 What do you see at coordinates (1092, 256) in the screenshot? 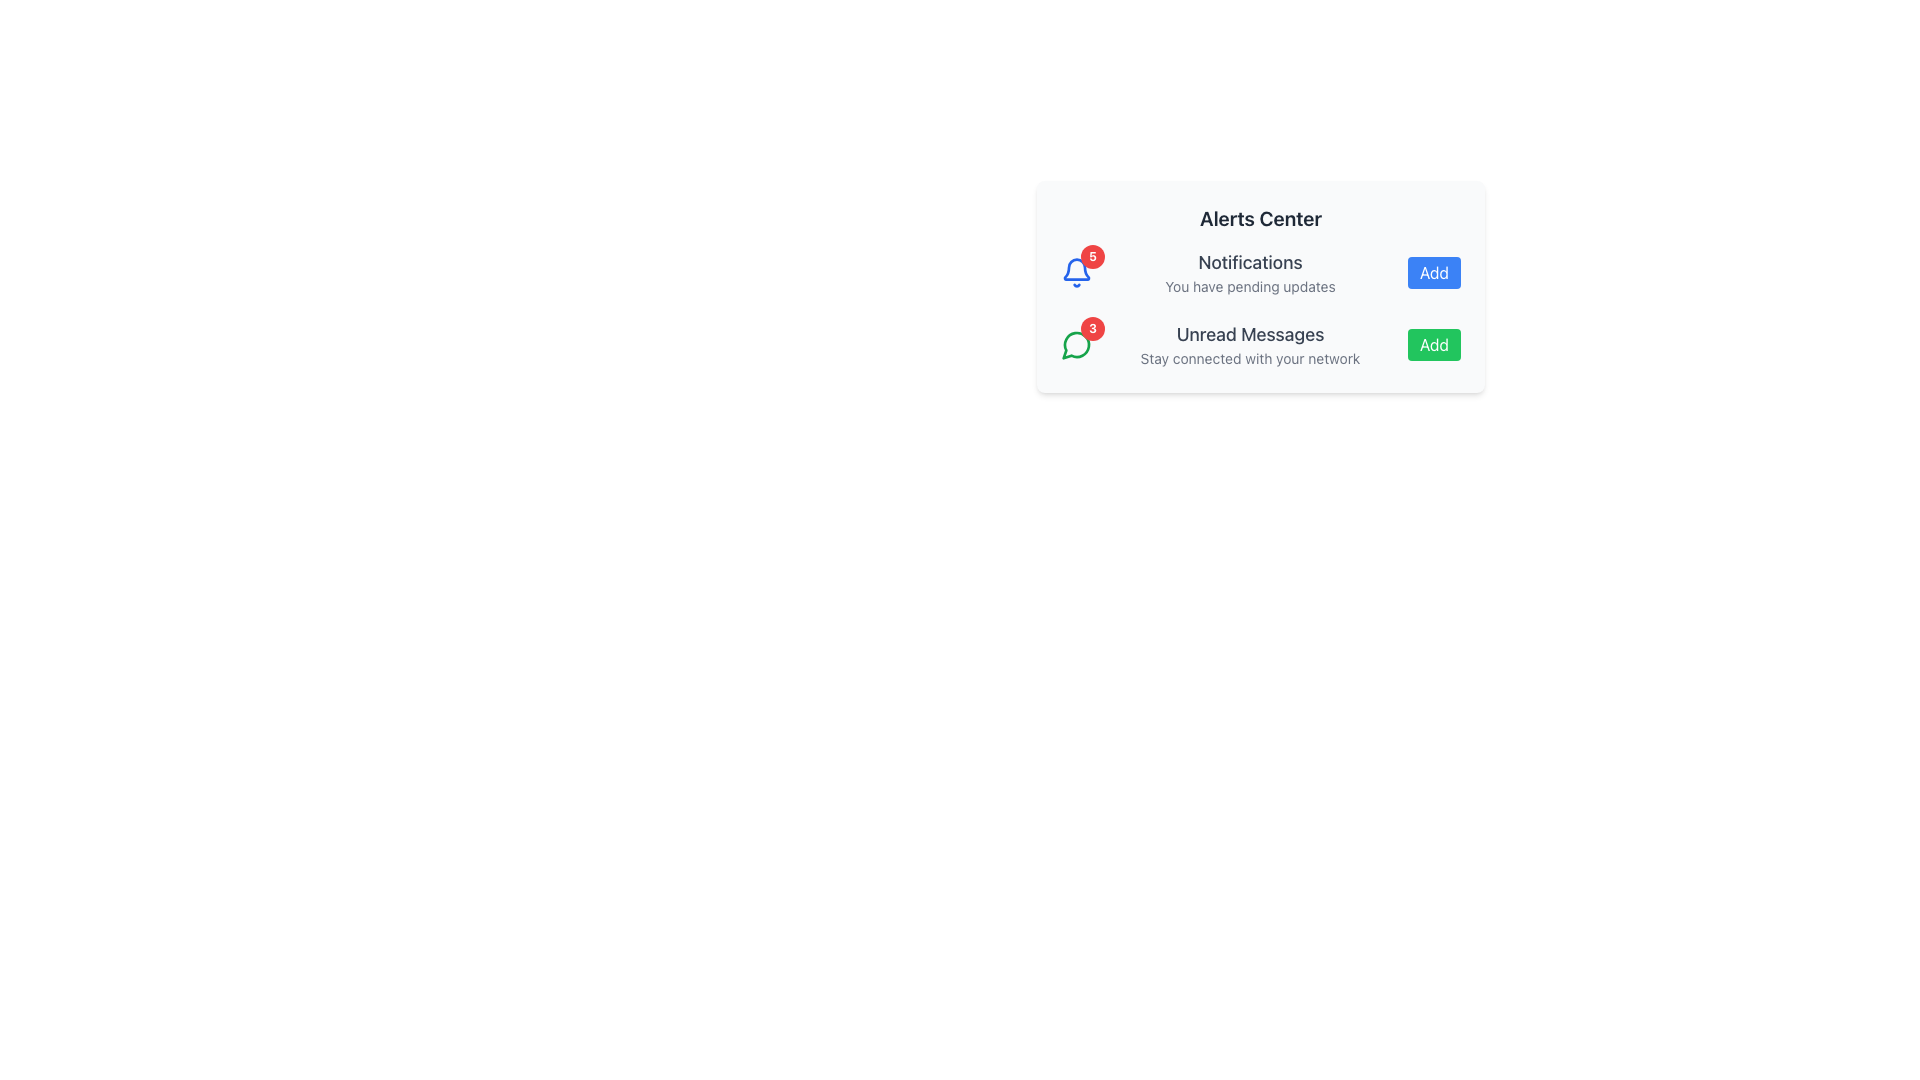
I see `the Notification badge, a small circular badge with a red background and the number '5' in white text, located at the top-right corner of the notification bell icon` at bounding box center [1092, 256].